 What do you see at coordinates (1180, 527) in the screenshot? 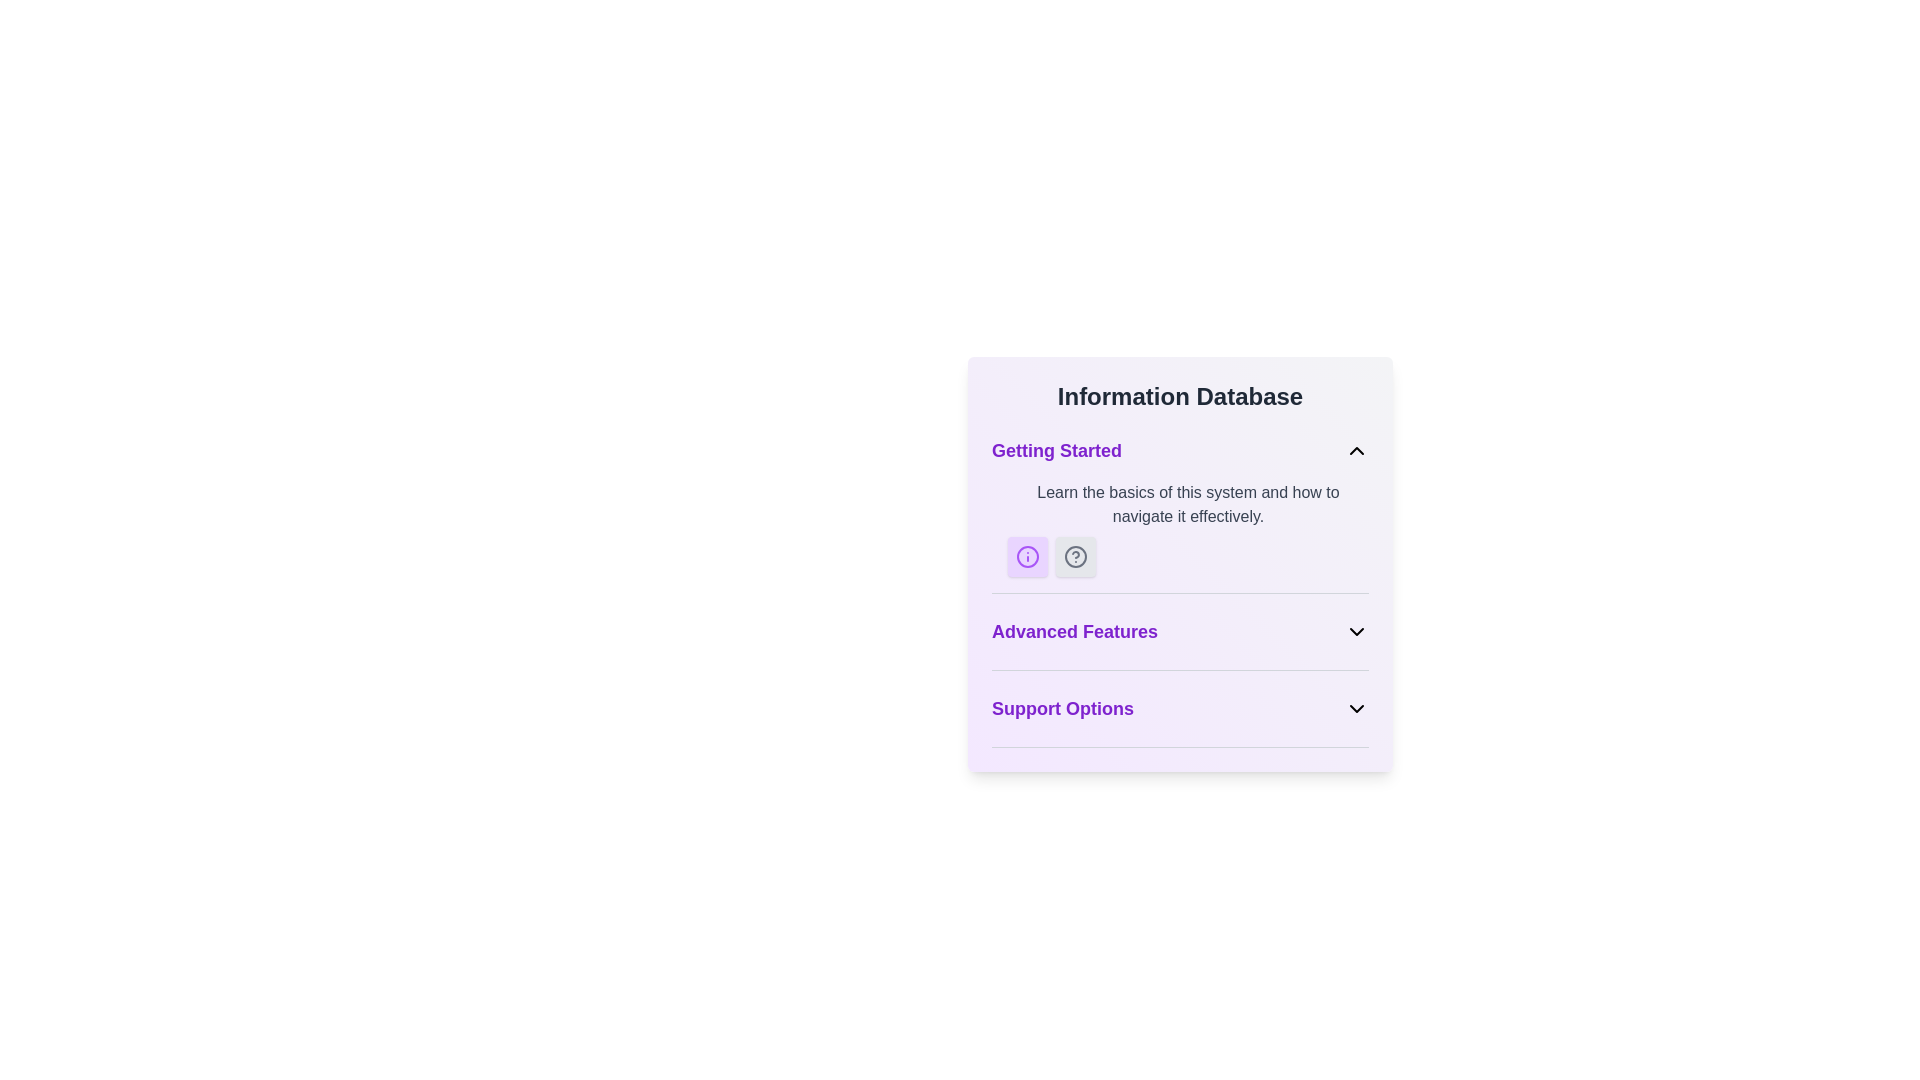
I see `the informational text that reads 'Learn the basics of this system and how to navigate it effectively.' or the accompanying icons` at bounding box center [1180, 527].